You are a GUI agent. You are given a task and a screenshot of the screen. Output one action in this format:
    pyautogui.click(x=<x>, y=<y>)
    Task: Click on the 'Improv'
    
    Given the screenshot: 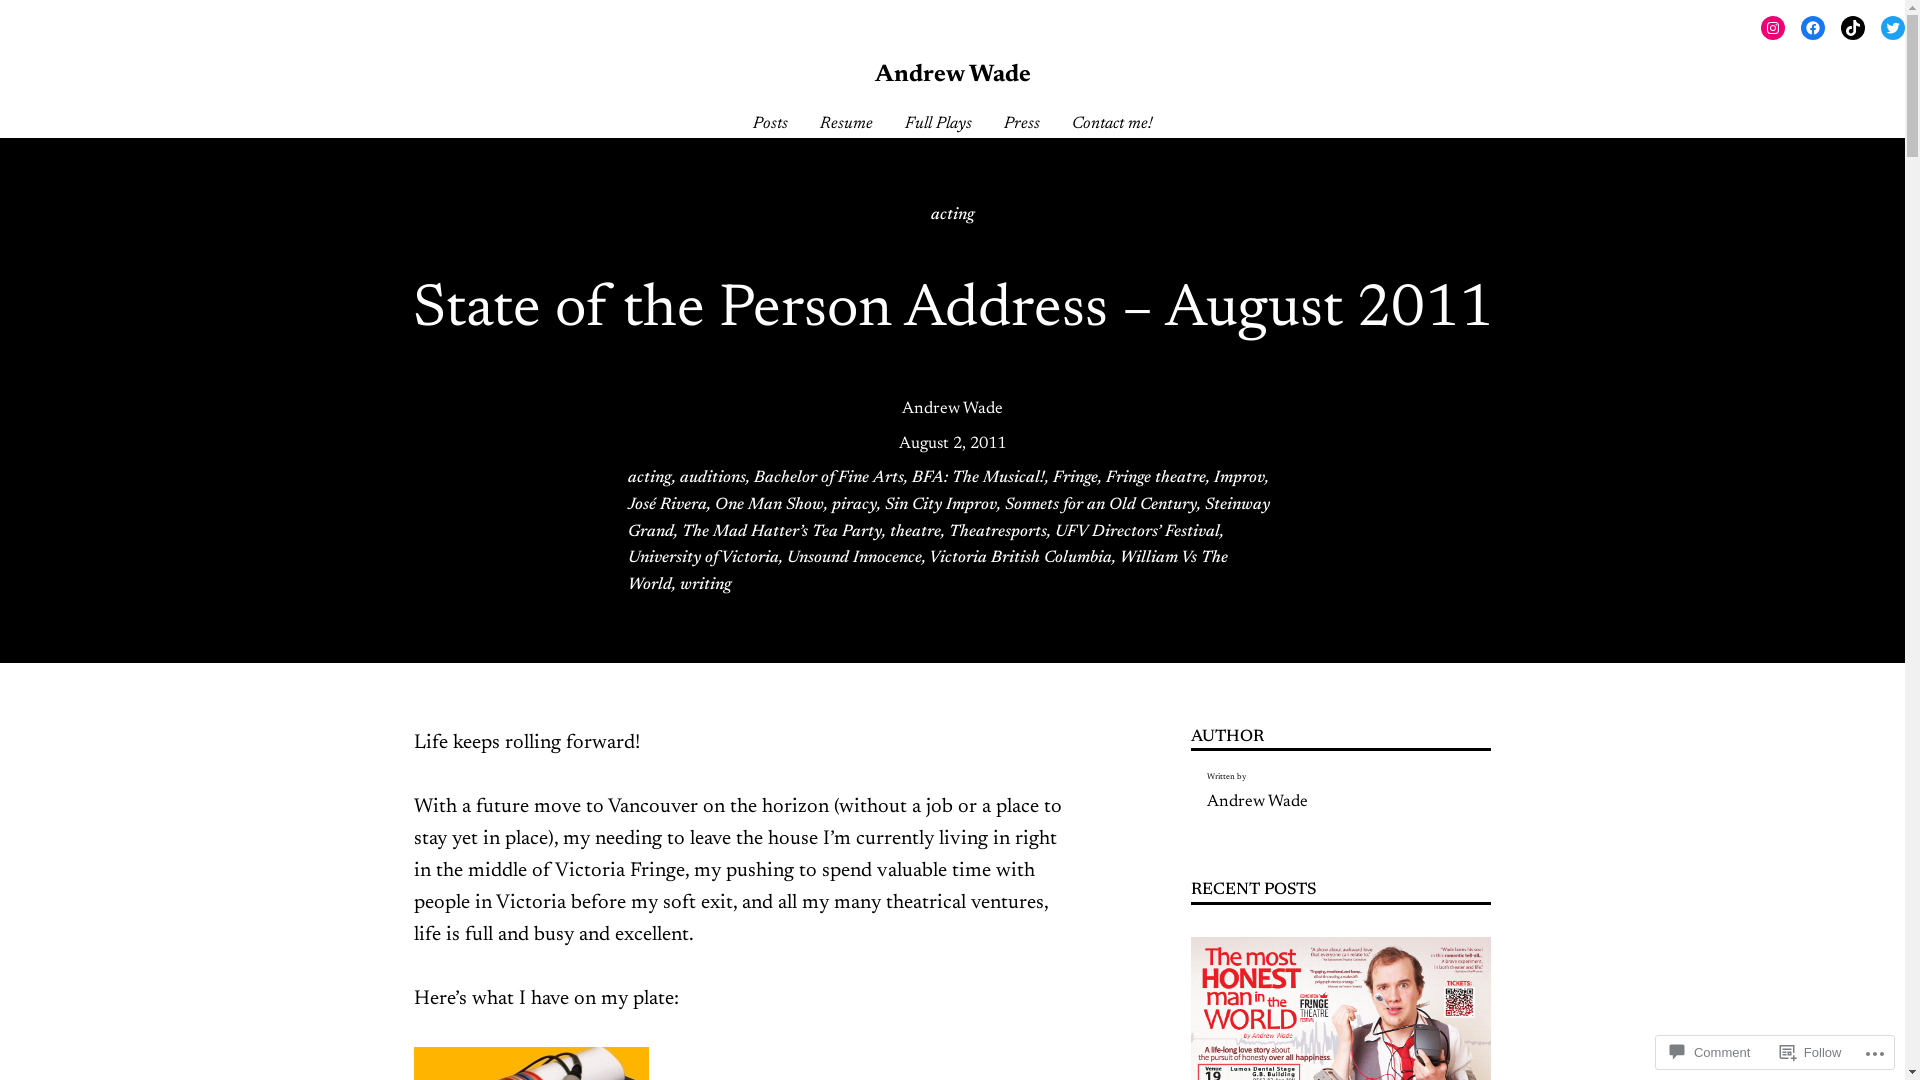 What is the action you would take?
    pyautogui.click(x=1238, y=478)
    